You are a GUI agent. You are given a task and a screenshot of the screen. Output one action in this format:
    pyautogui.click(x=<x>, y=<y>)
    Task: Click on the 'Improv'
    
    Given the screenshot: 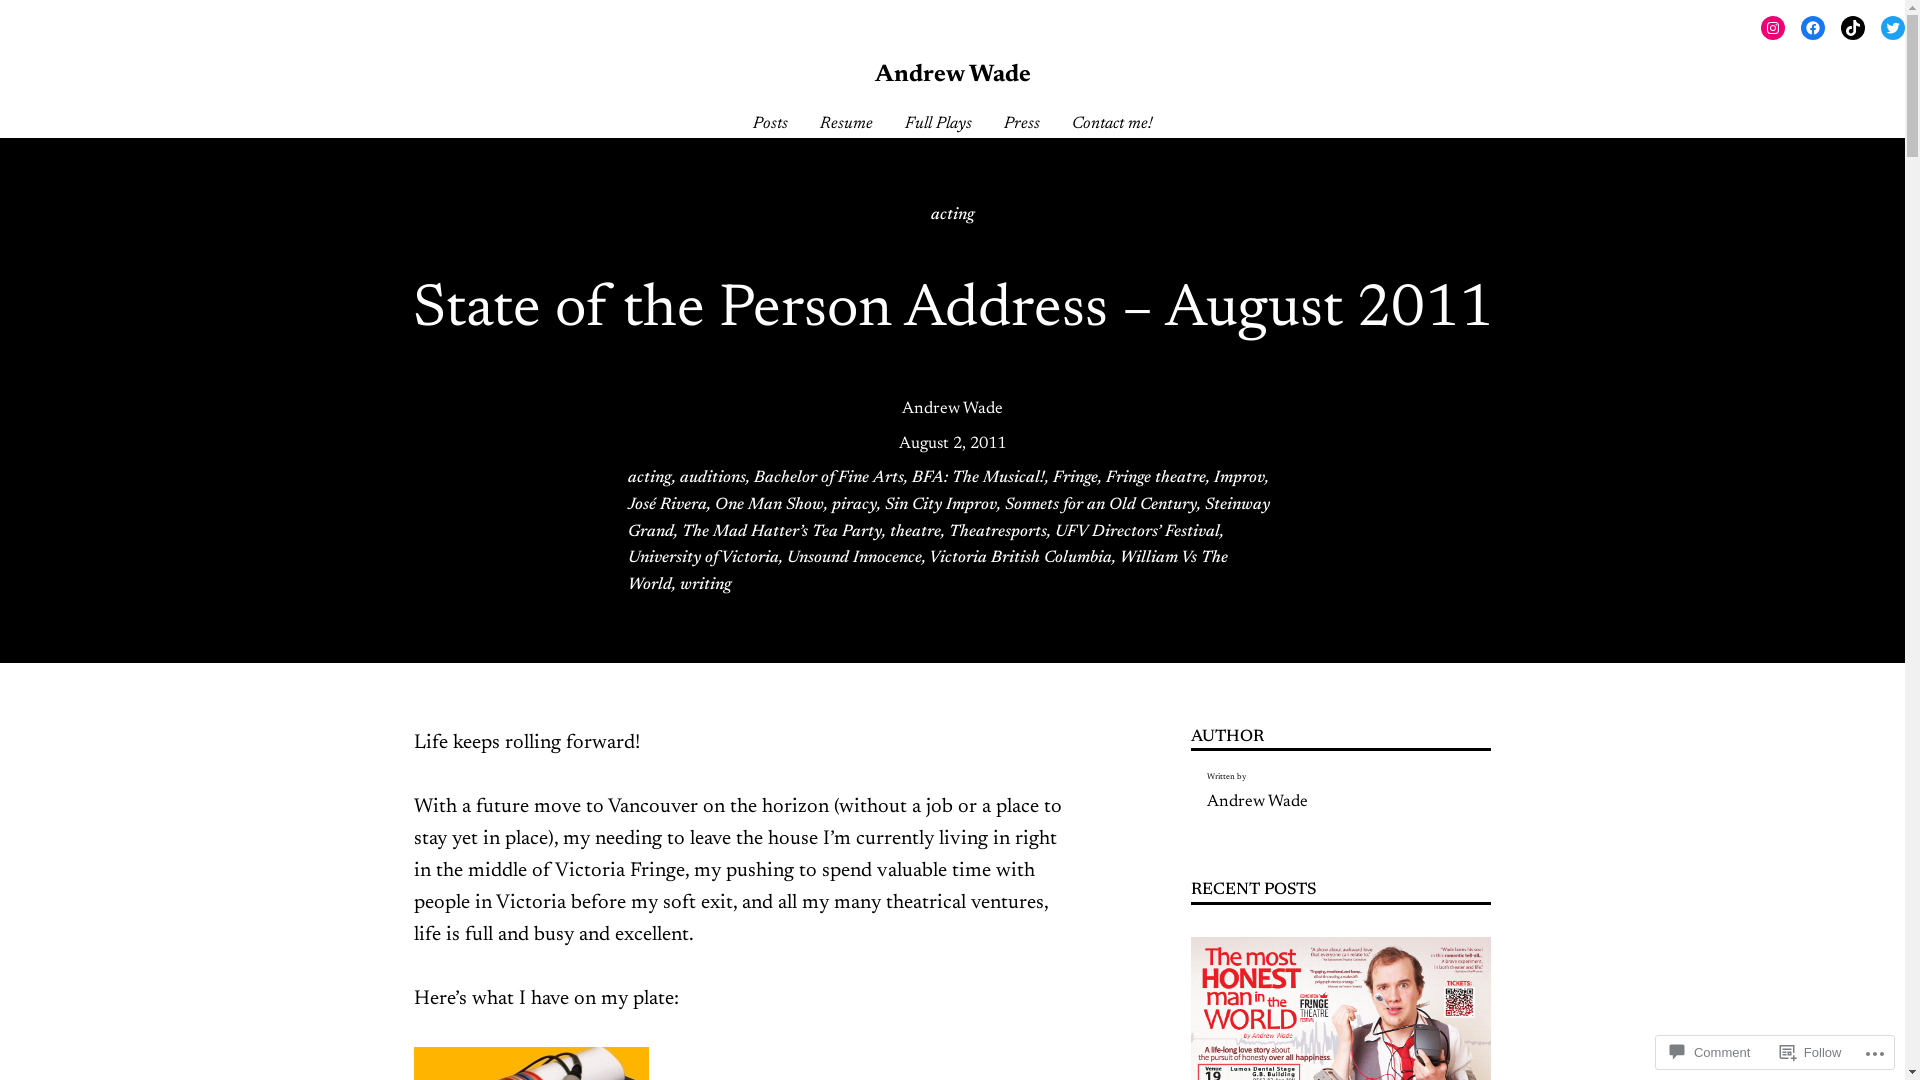 What is the action you would take?
    pyautogui.click(x=1238, y=478)
    